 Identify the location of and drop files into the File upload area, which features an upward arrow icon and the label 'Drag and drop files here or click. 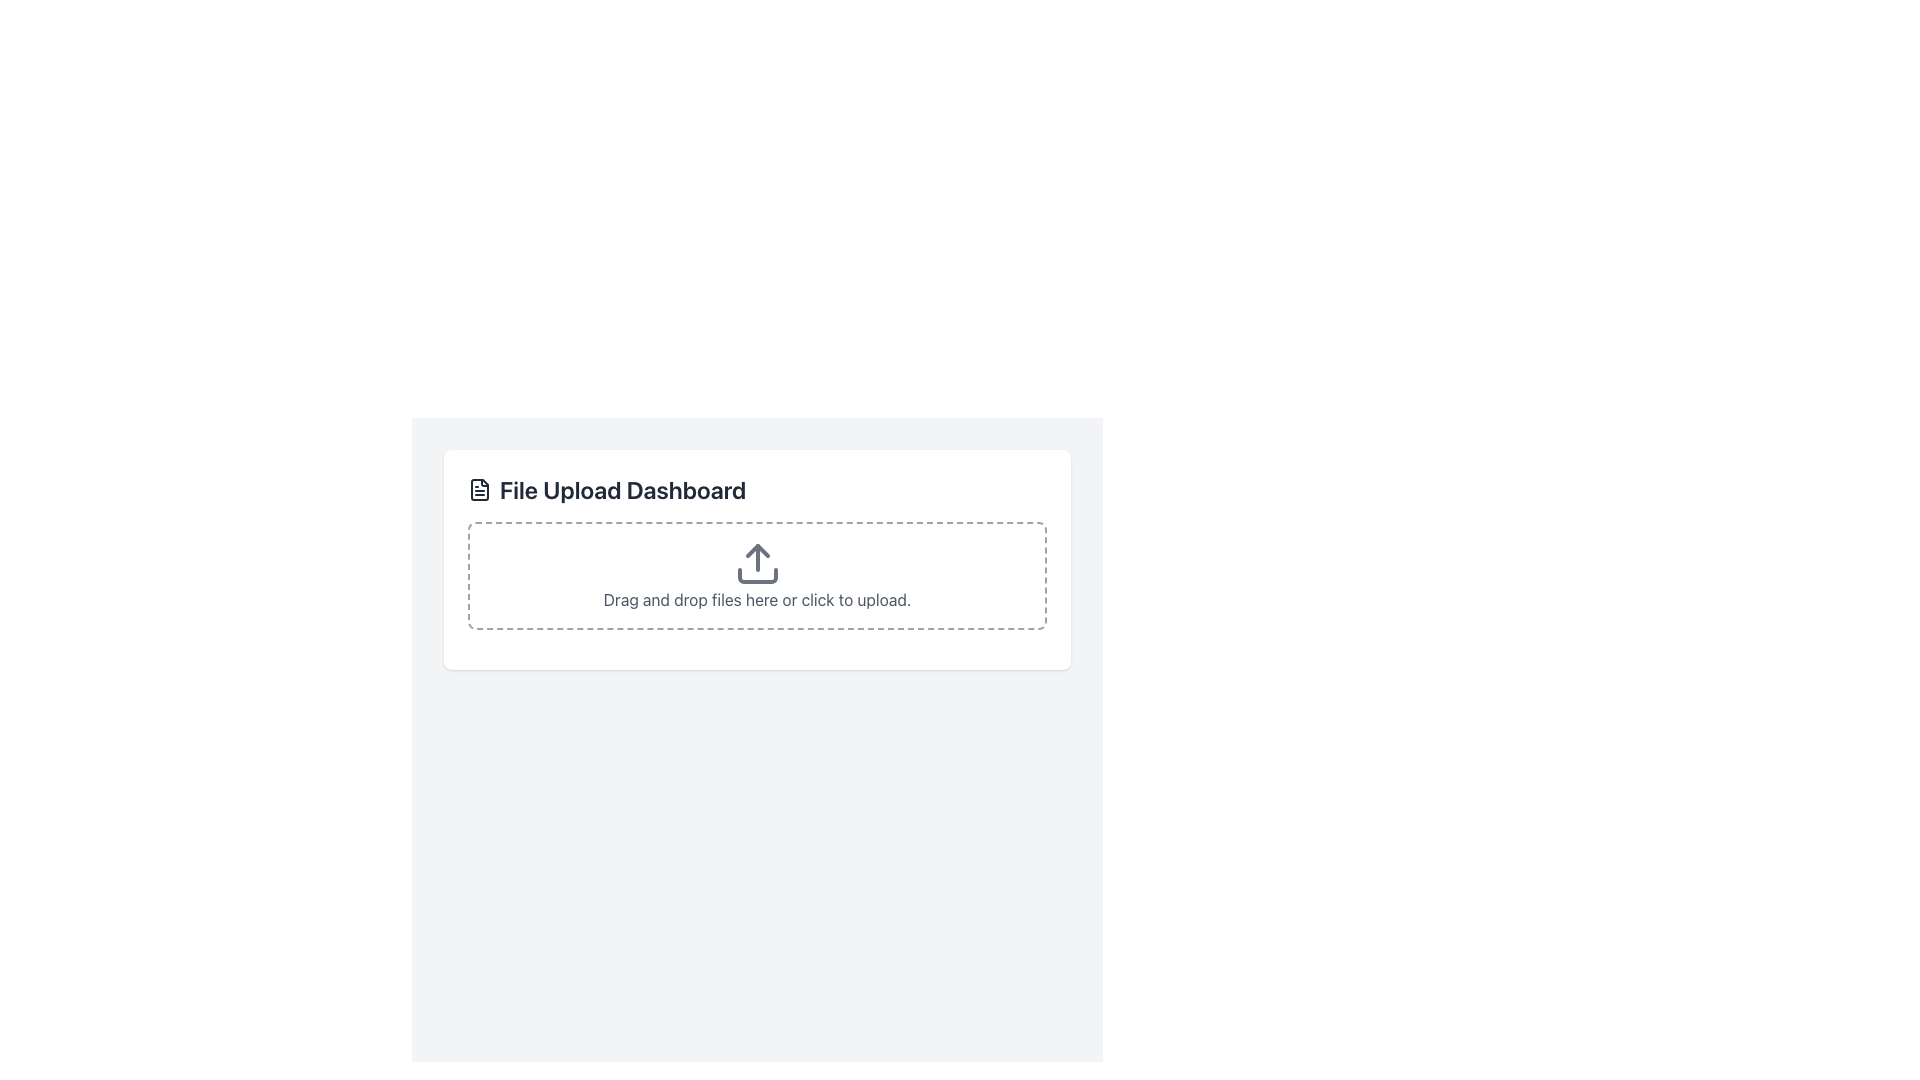
(756, 575).